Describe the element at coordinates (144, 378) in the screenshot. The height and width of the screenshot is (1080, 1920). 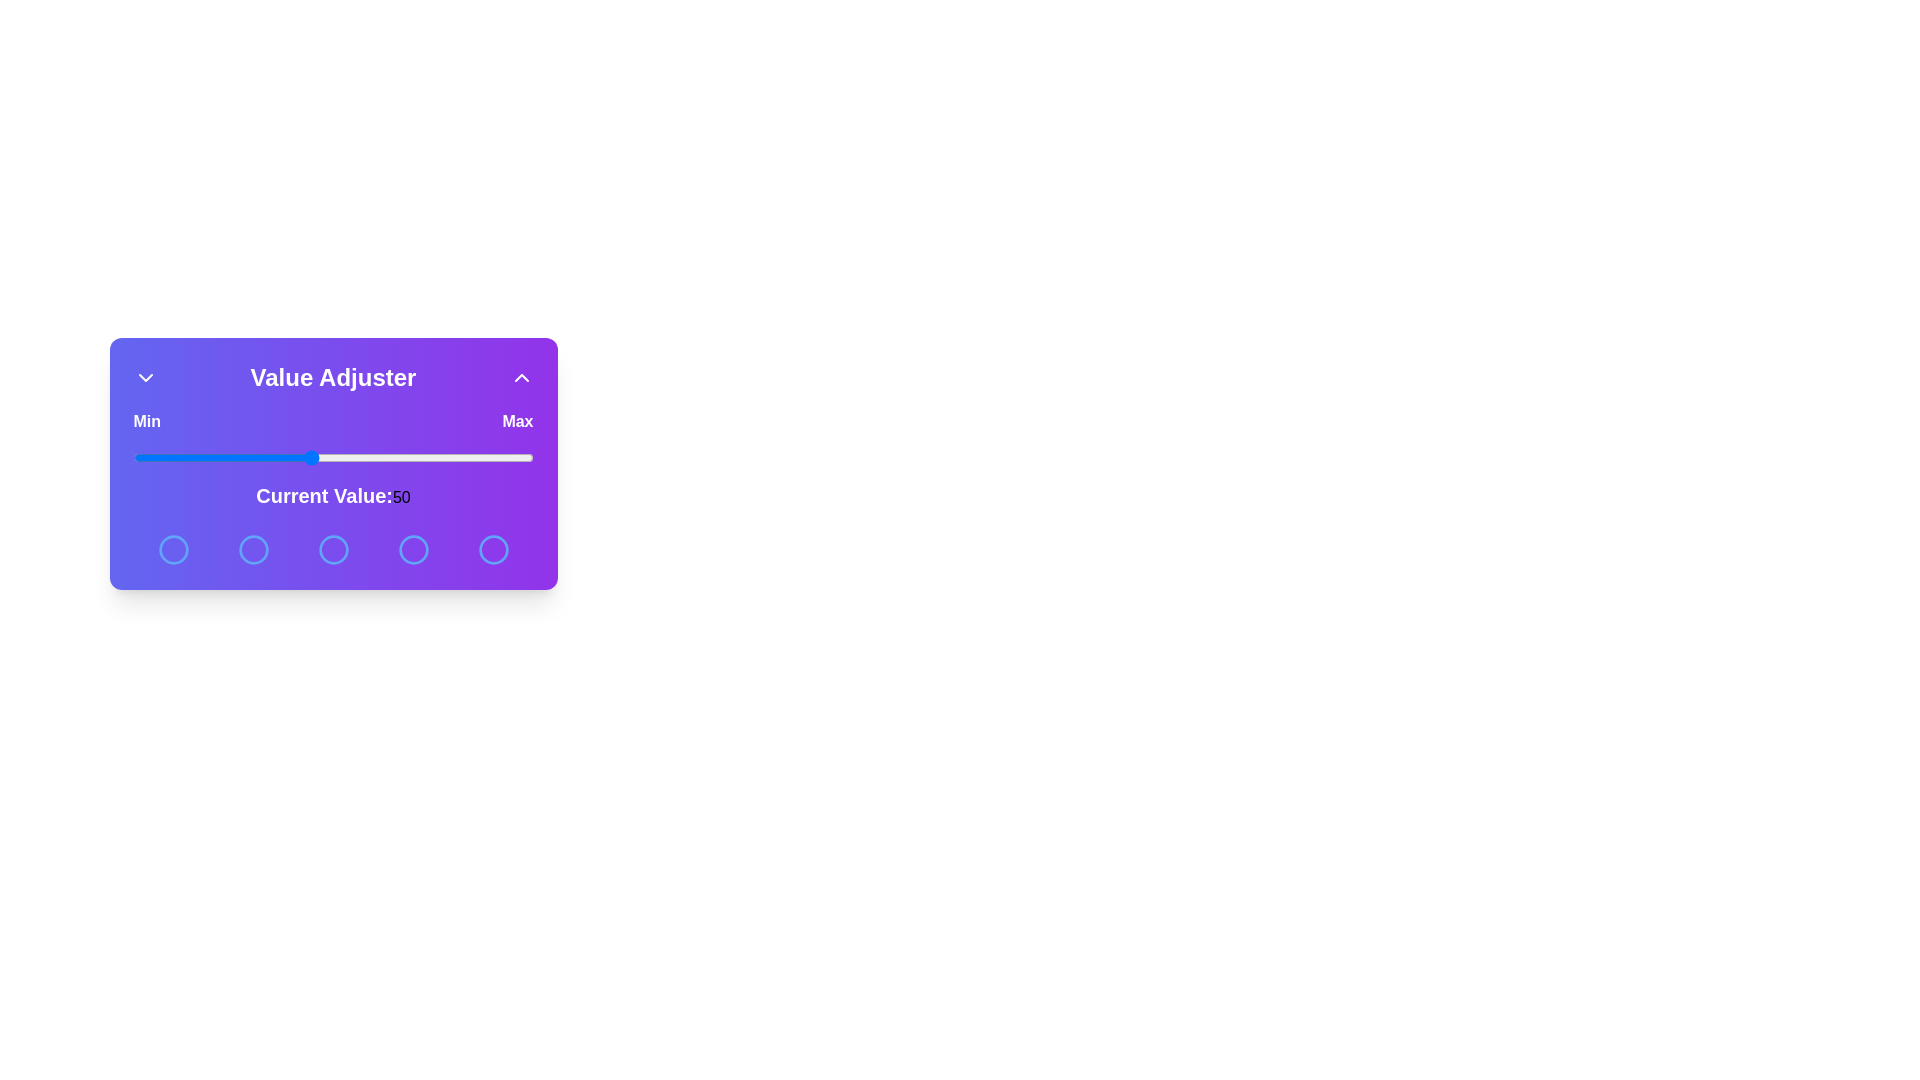
I see `the ChevronDown button to toggle the visibility of the panel` at that location.